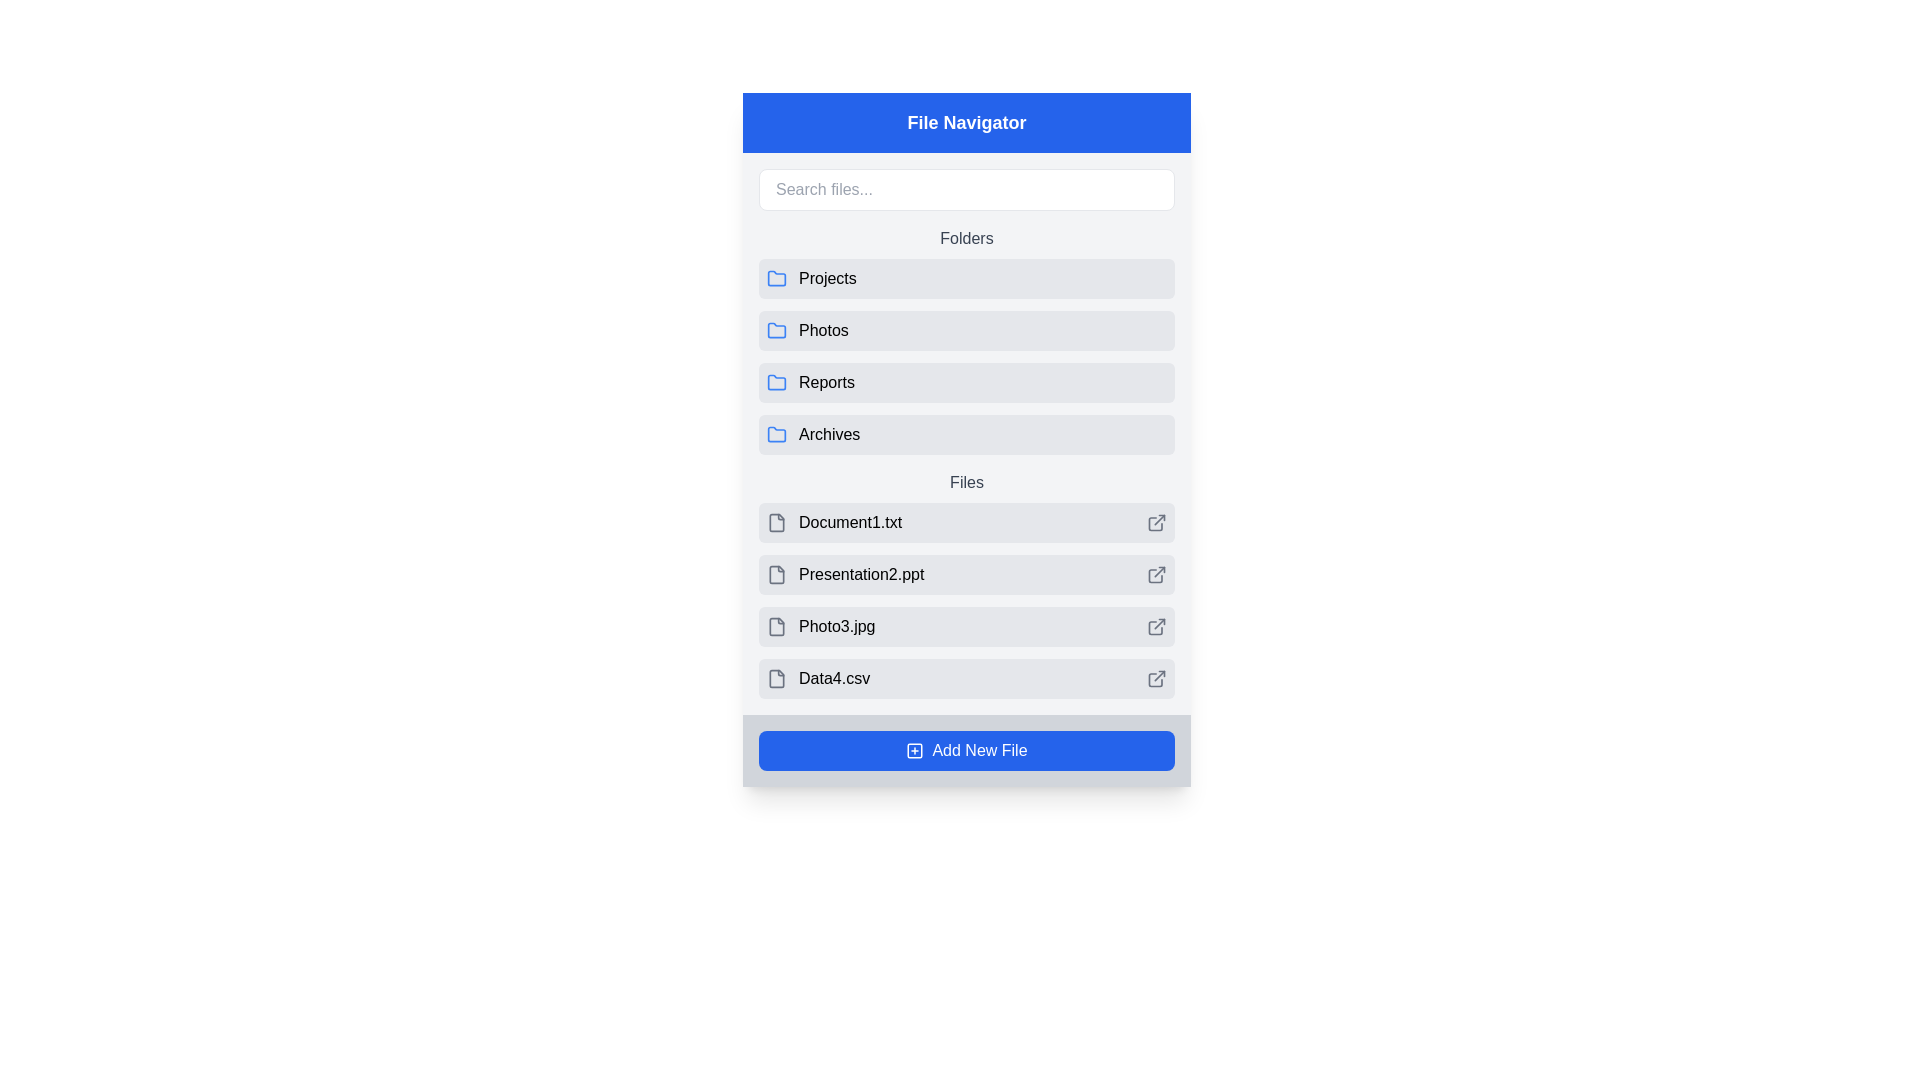  Describe the element at coordinates (1159, 572) in the screenshot. I see `the external link icon button located in the 'Files' section next to the 'Presentation2.ppt' file name` at that location.